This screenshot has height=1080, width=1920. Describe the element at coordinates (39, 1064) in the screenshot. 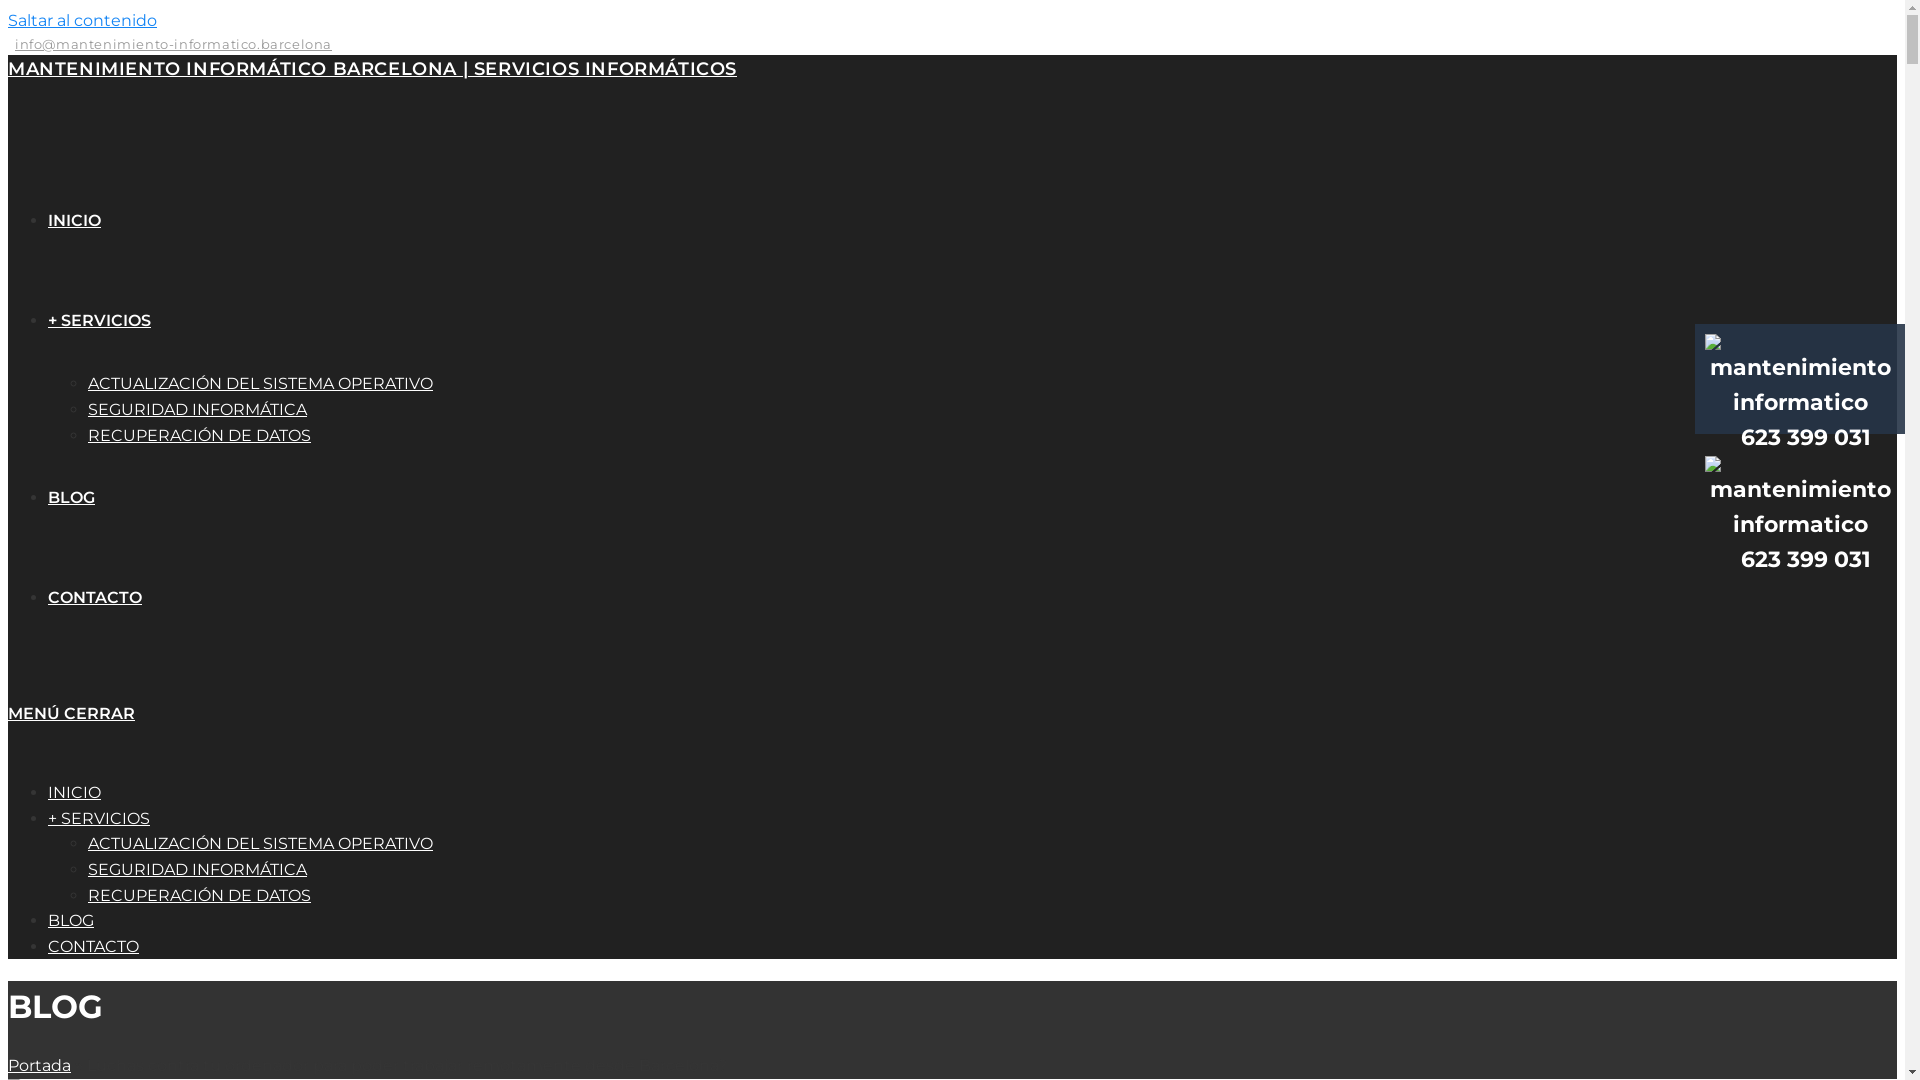

I see `'Portada'` at that location.